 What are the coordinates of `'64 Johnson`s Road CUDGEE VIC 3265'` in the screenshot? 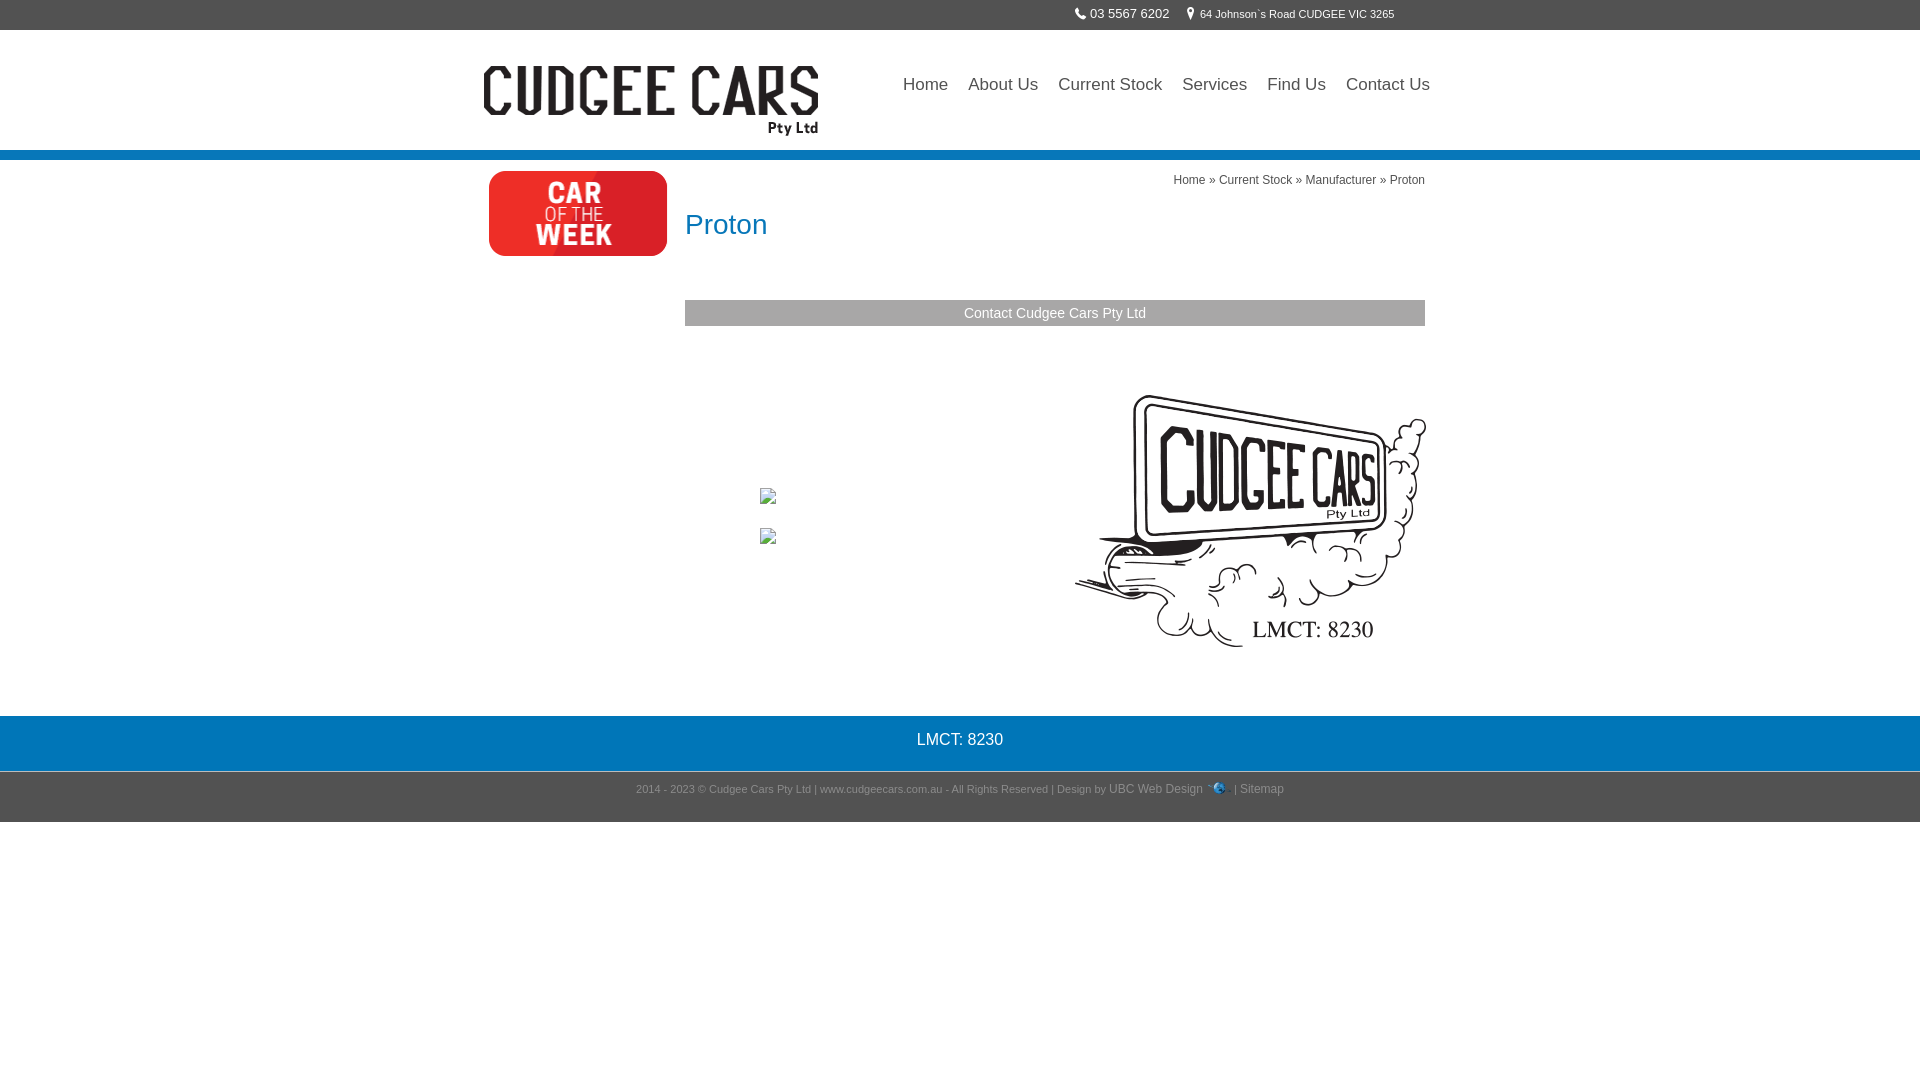 It's located at (1286, 14).